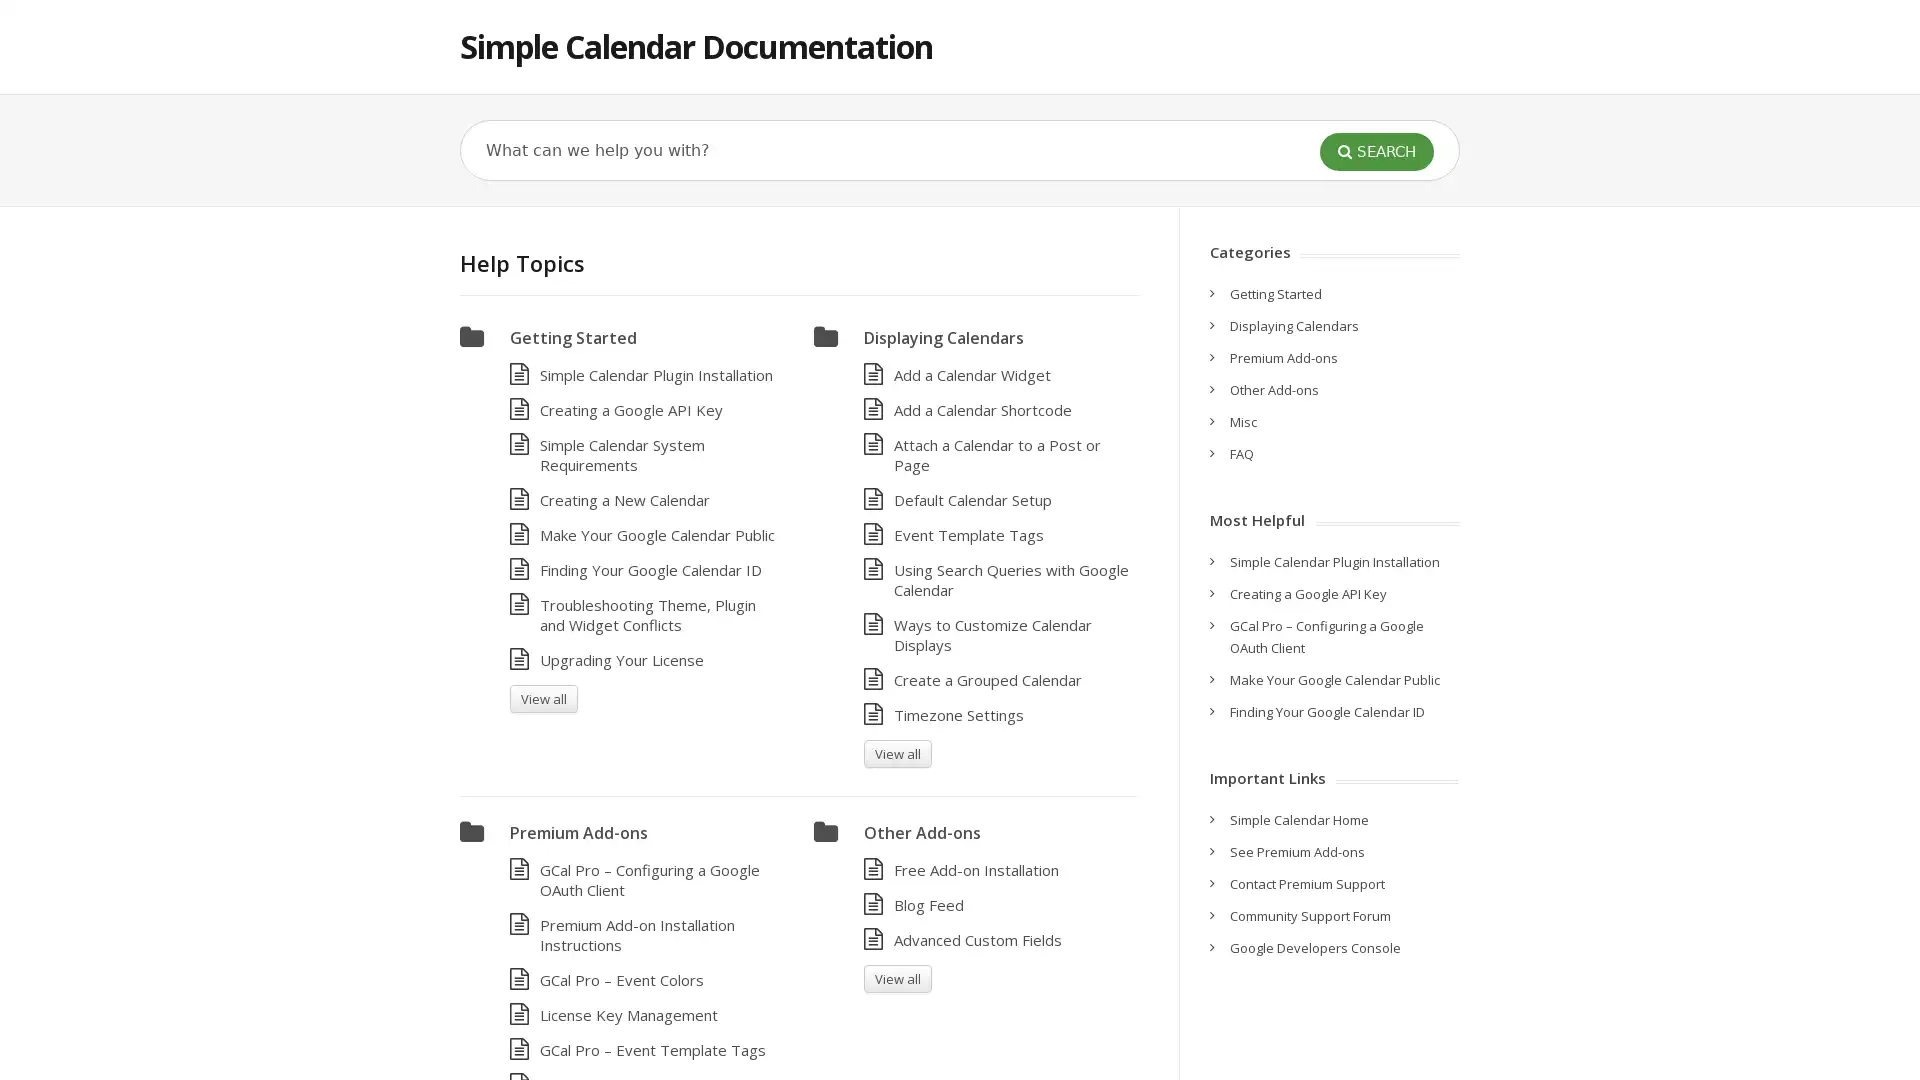 The image size is (1920, 1080). What do you see at coordinates (1376, 150) in the screenshot?
I see `SEARCH` at bounding box center [1376, 150].